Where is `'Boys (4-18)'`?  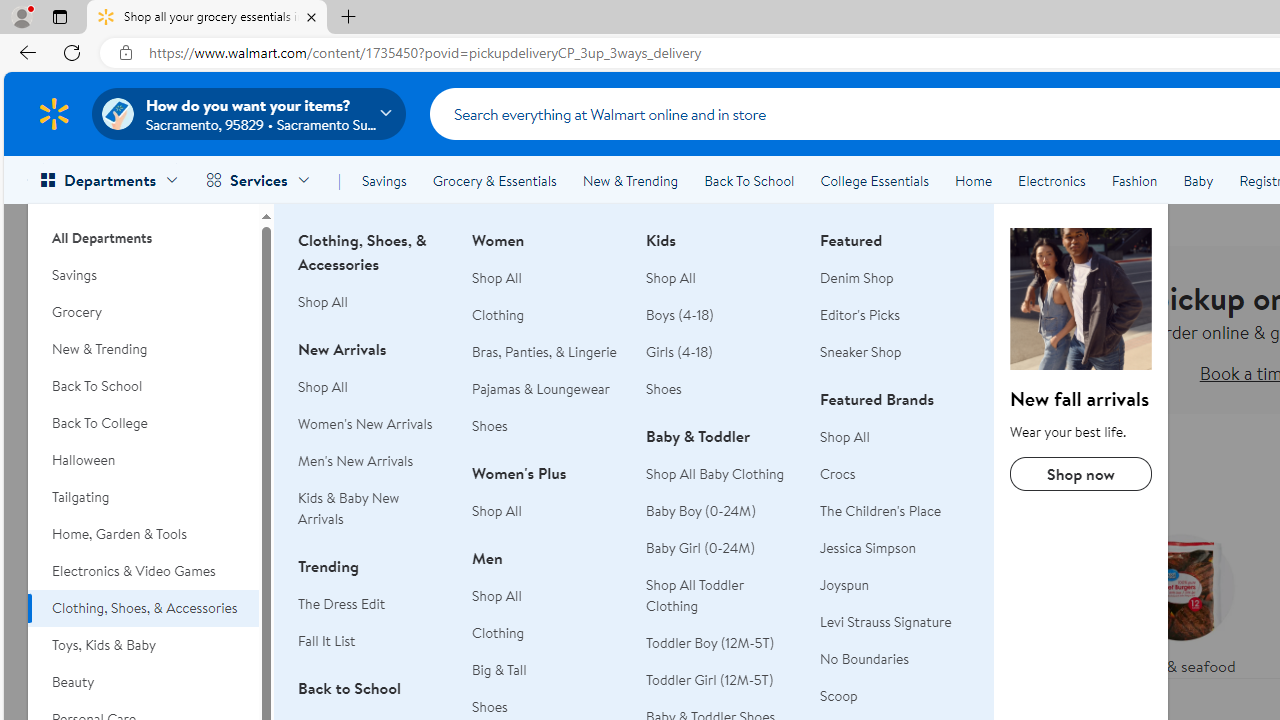 'Boys (4-18)' is located at coordinates (720, 315).